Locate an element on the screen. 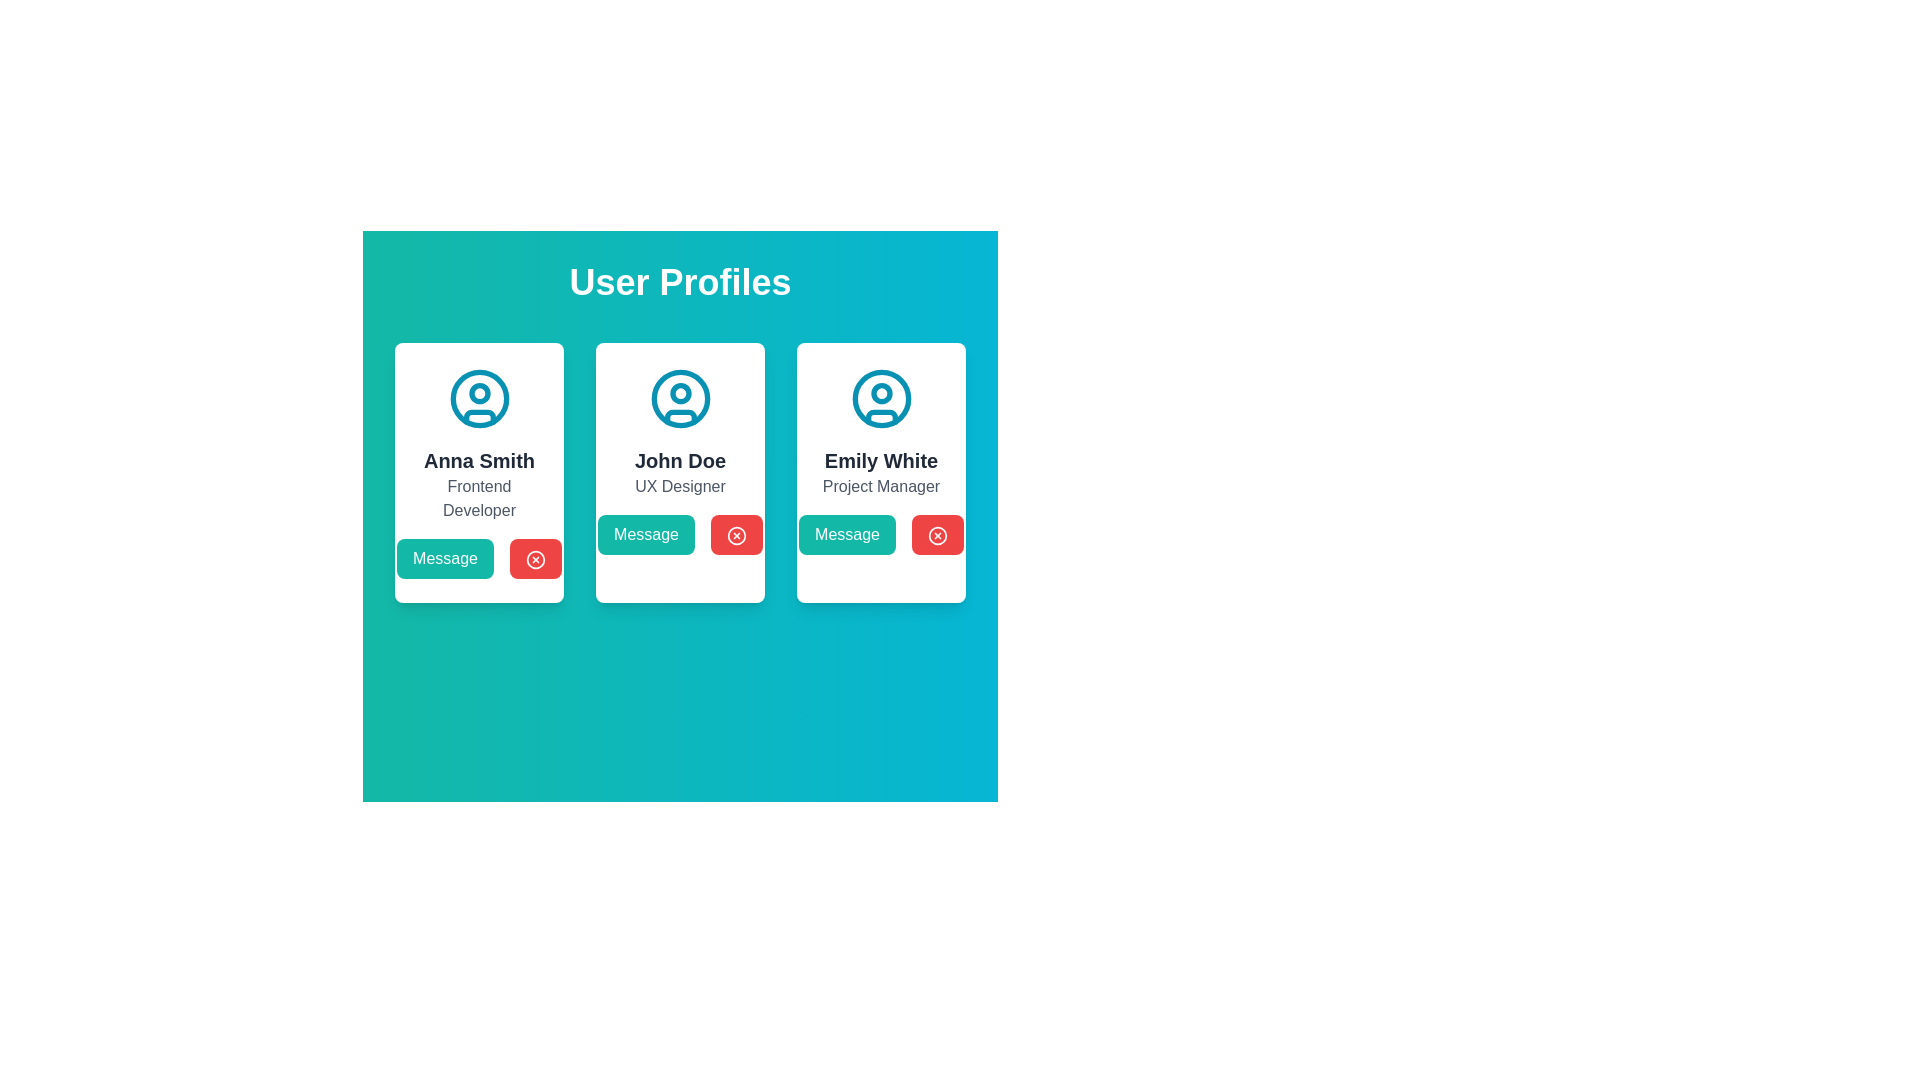 The image size is (1920, 1080). the small circular visual component located in the top half of the avatar icon in the center user card is located at coordinates (680, 393).